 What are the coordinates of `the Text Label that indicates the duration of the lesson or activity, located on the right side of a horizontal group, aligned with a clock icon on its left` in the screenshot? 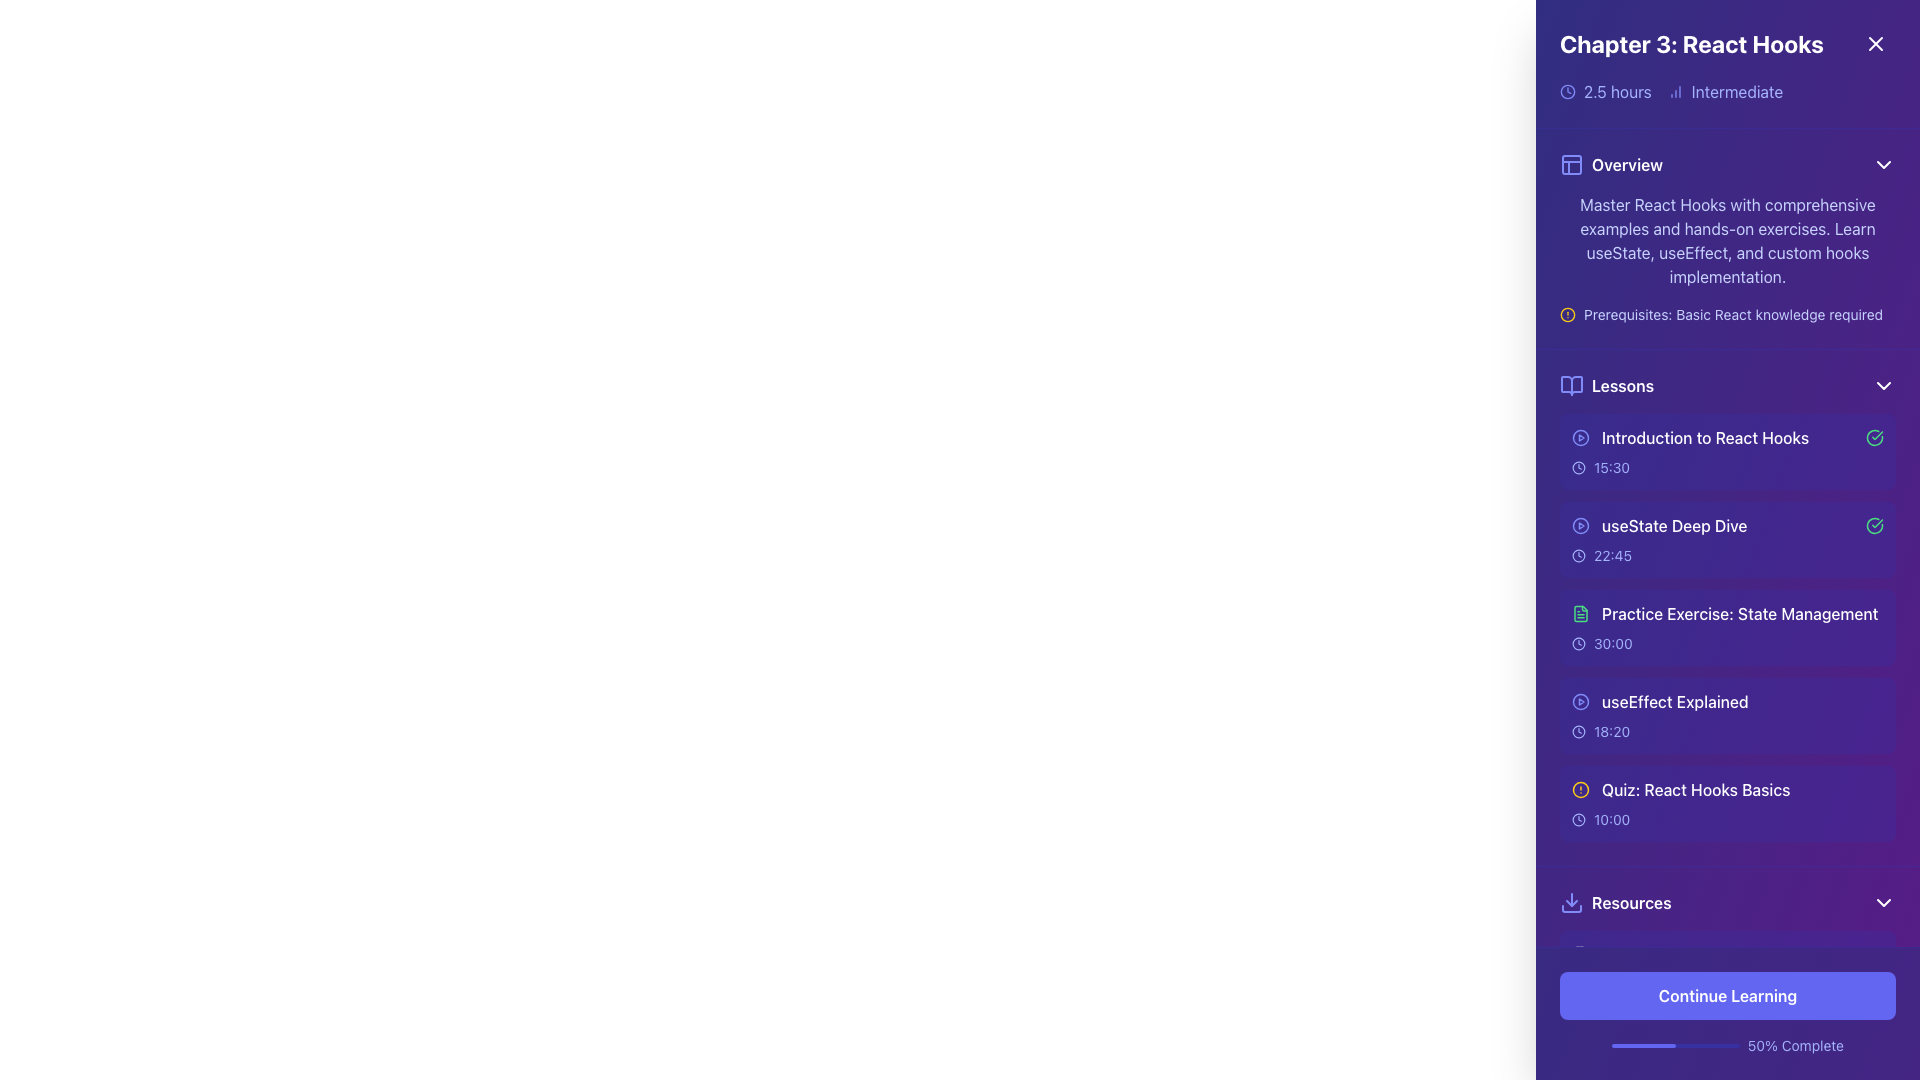 It's located at (1612, 820).